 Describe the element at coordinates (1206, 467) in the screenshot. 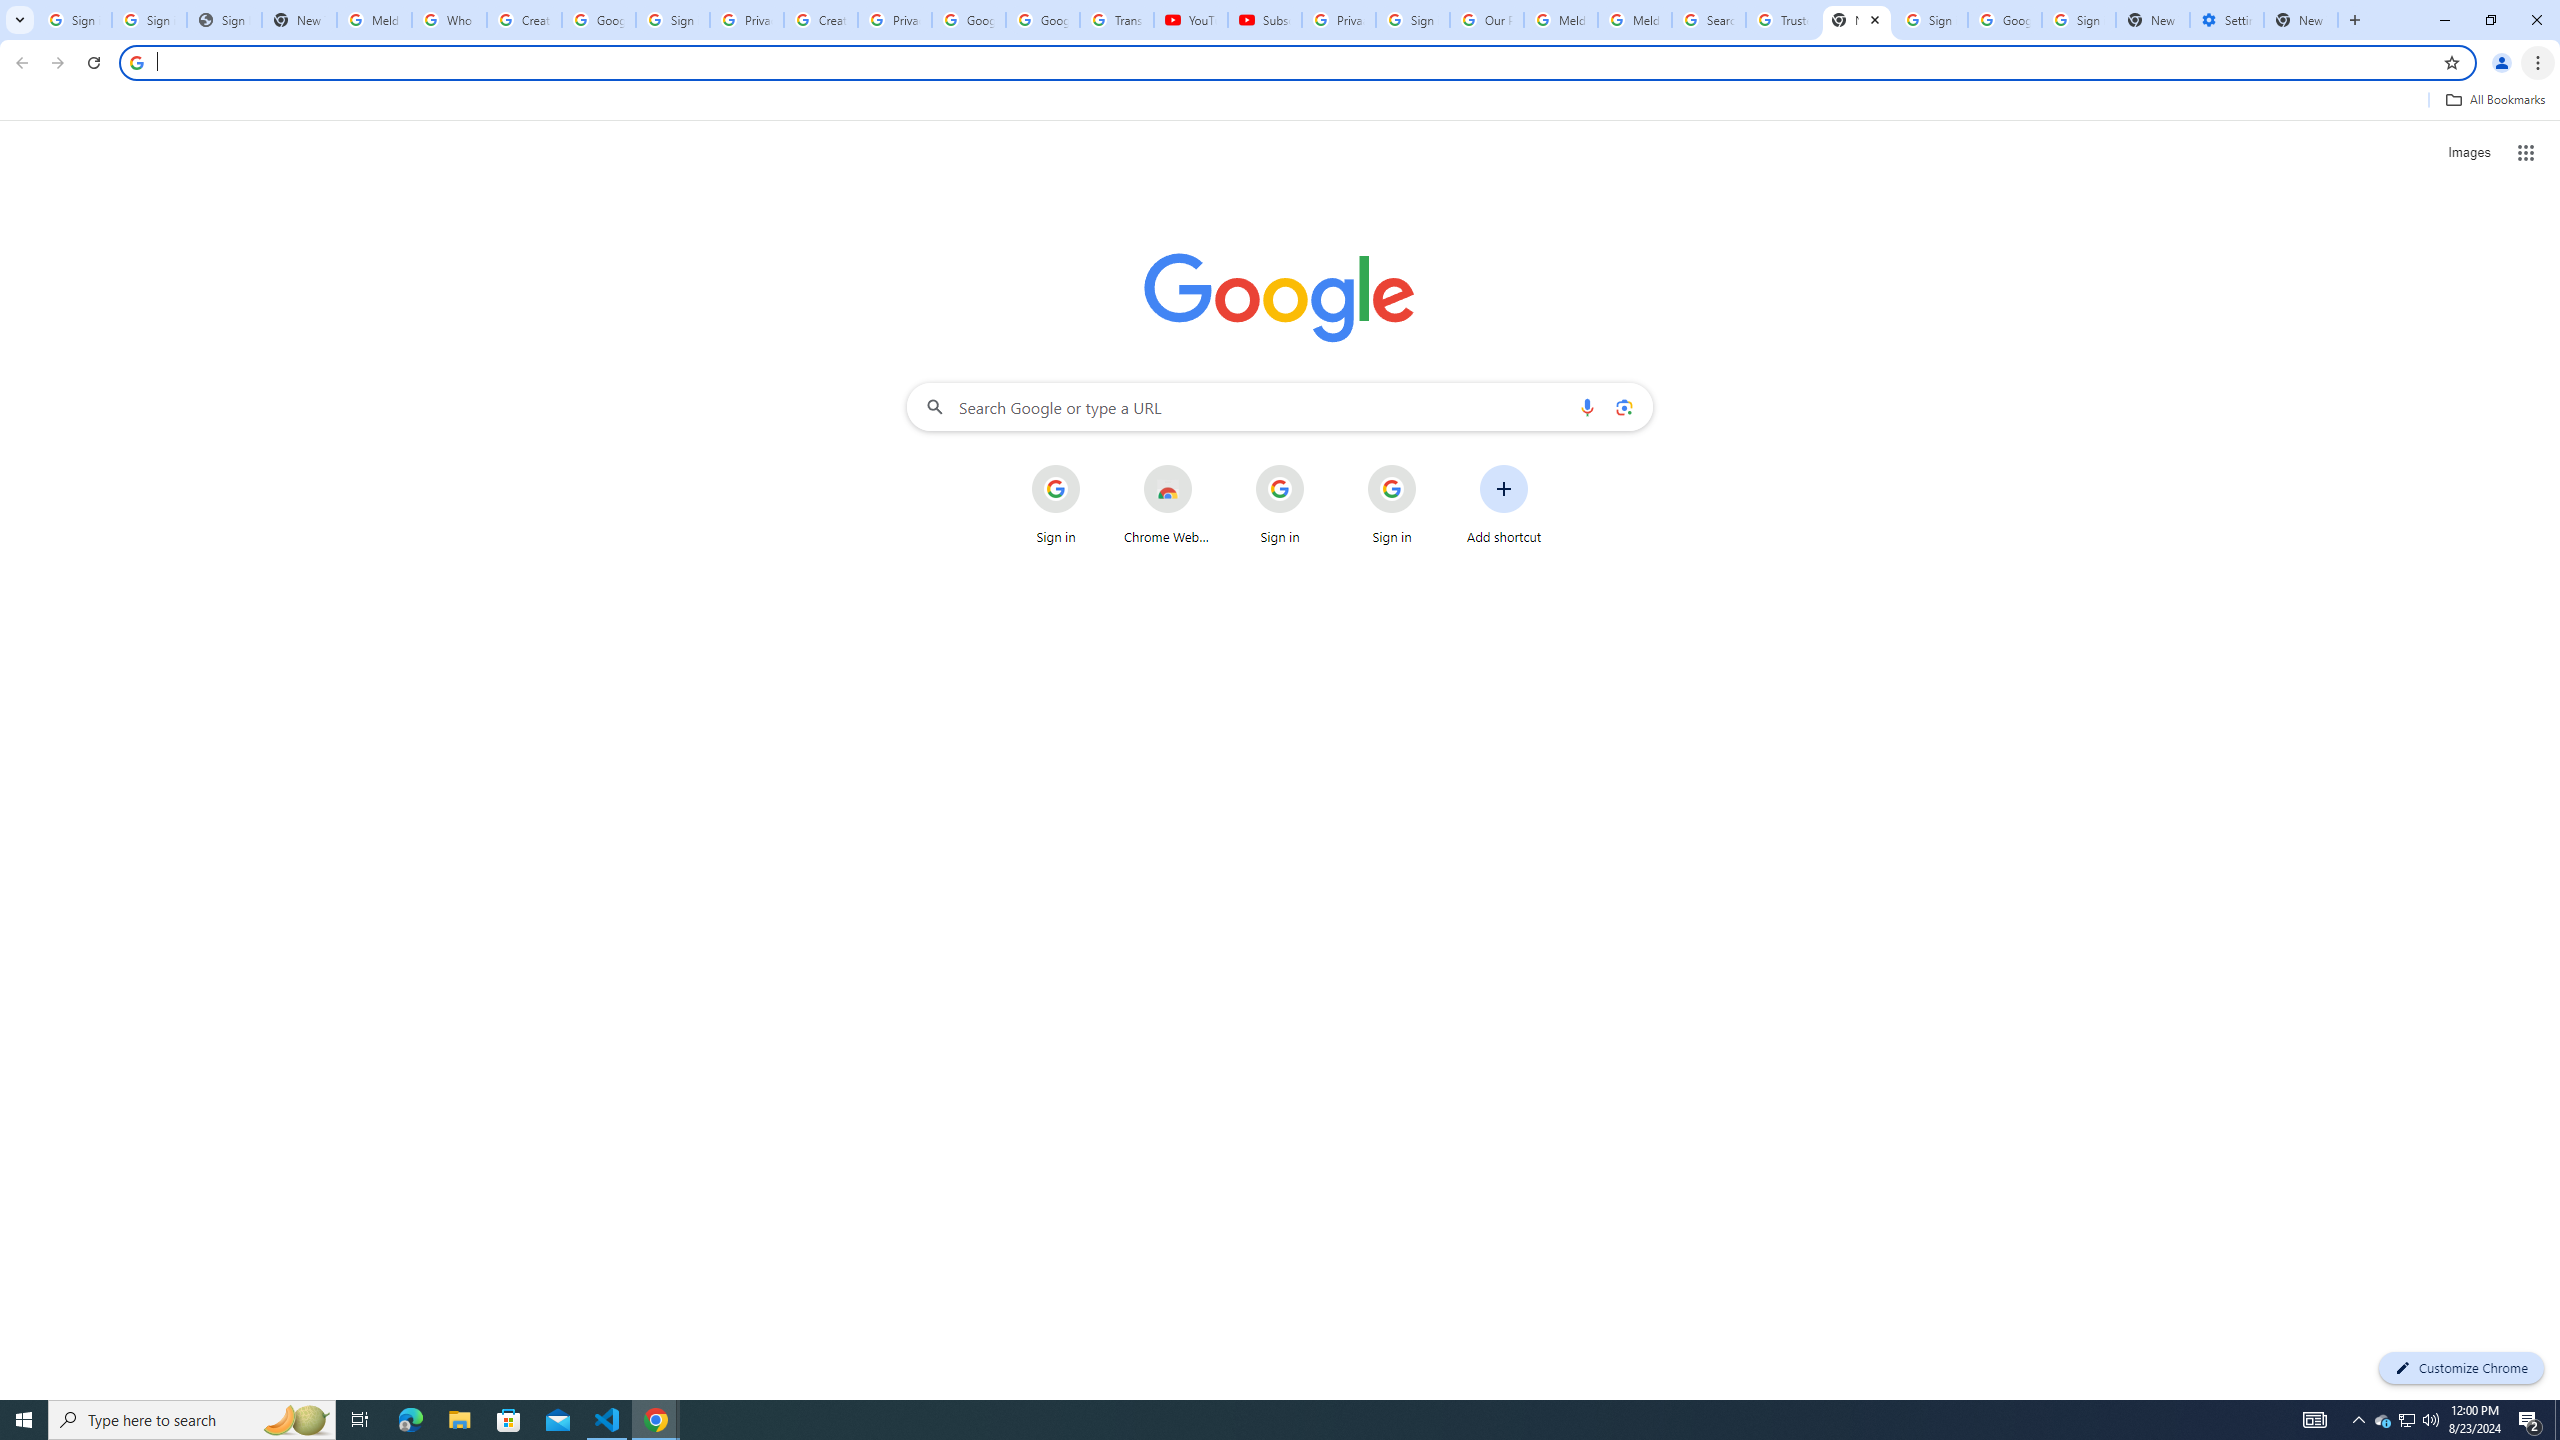

I see `'More actions for Chrome Web Store shortcut'` at that location.